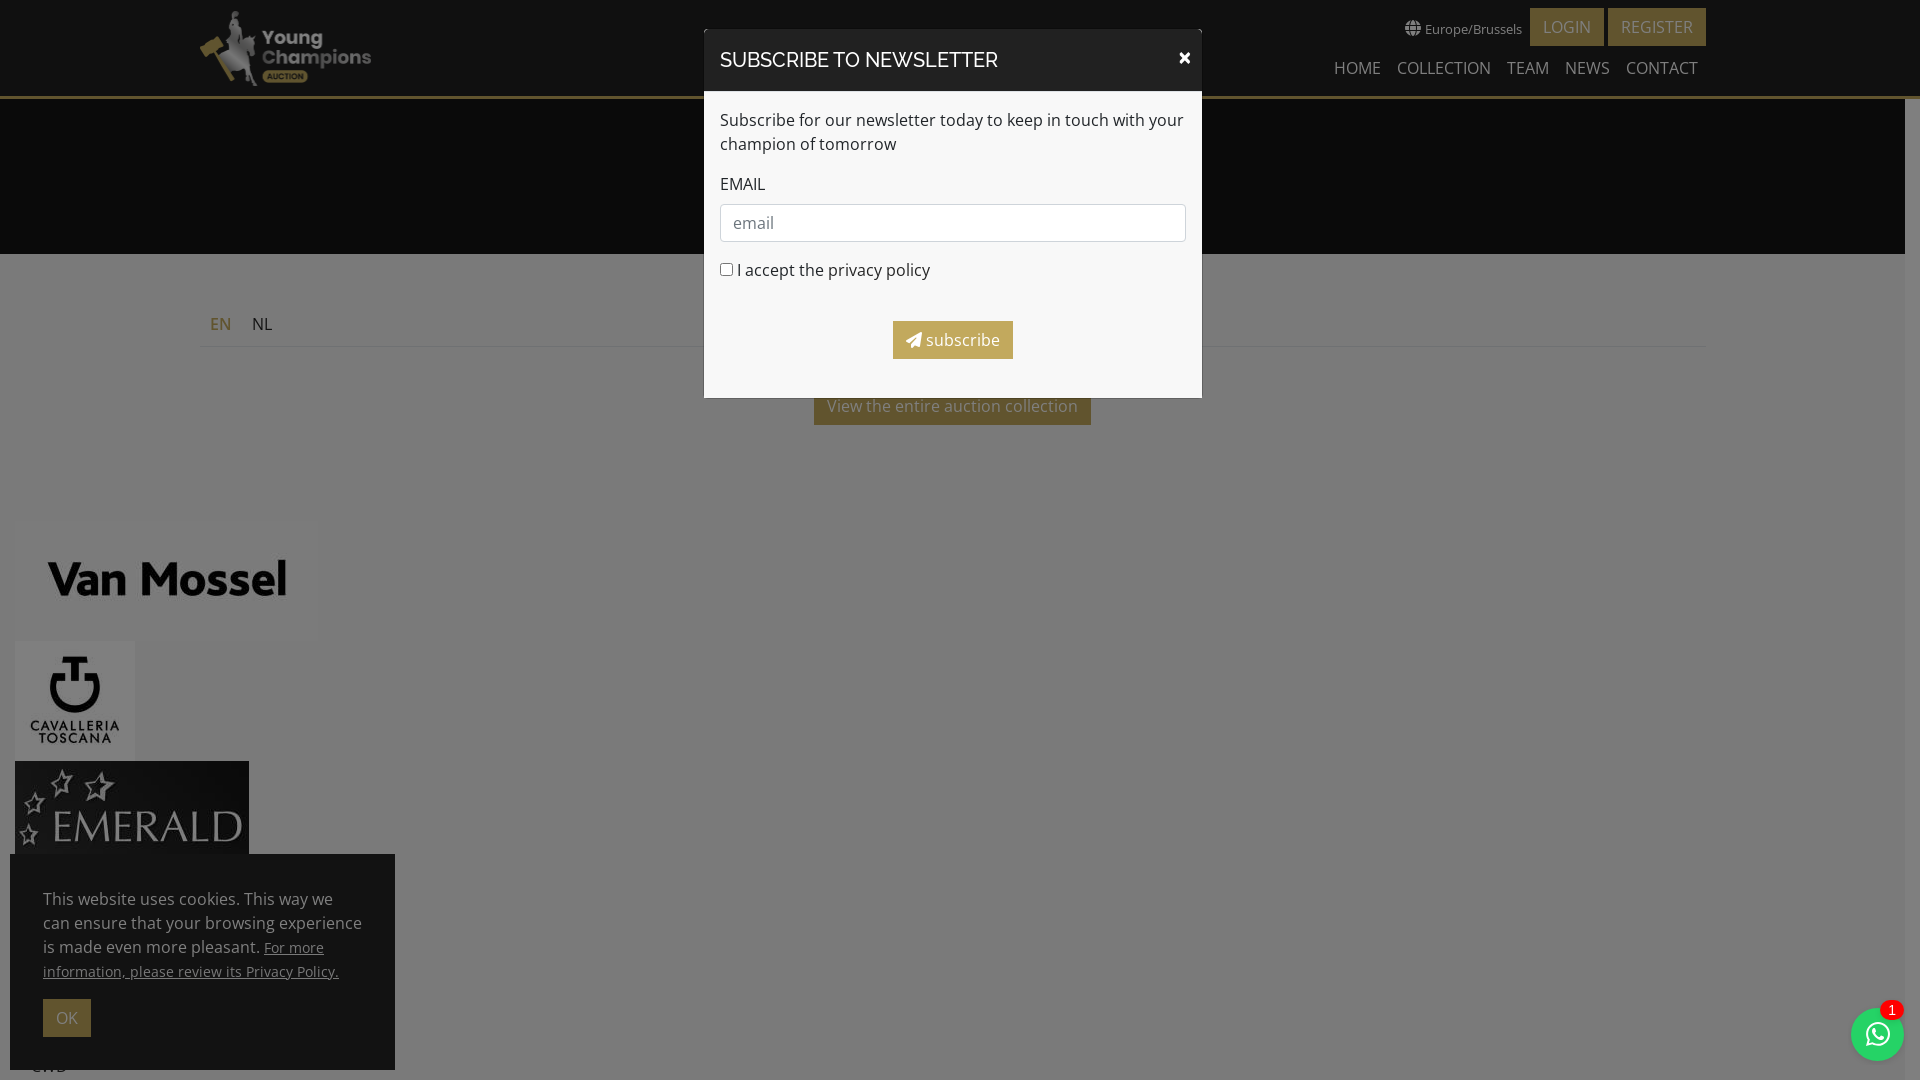 The height and width of the screenshot is (1080, 1920). Describe the element at coordinates (878, 270) in the screenshot. I see `'privacy policy'` at that location.